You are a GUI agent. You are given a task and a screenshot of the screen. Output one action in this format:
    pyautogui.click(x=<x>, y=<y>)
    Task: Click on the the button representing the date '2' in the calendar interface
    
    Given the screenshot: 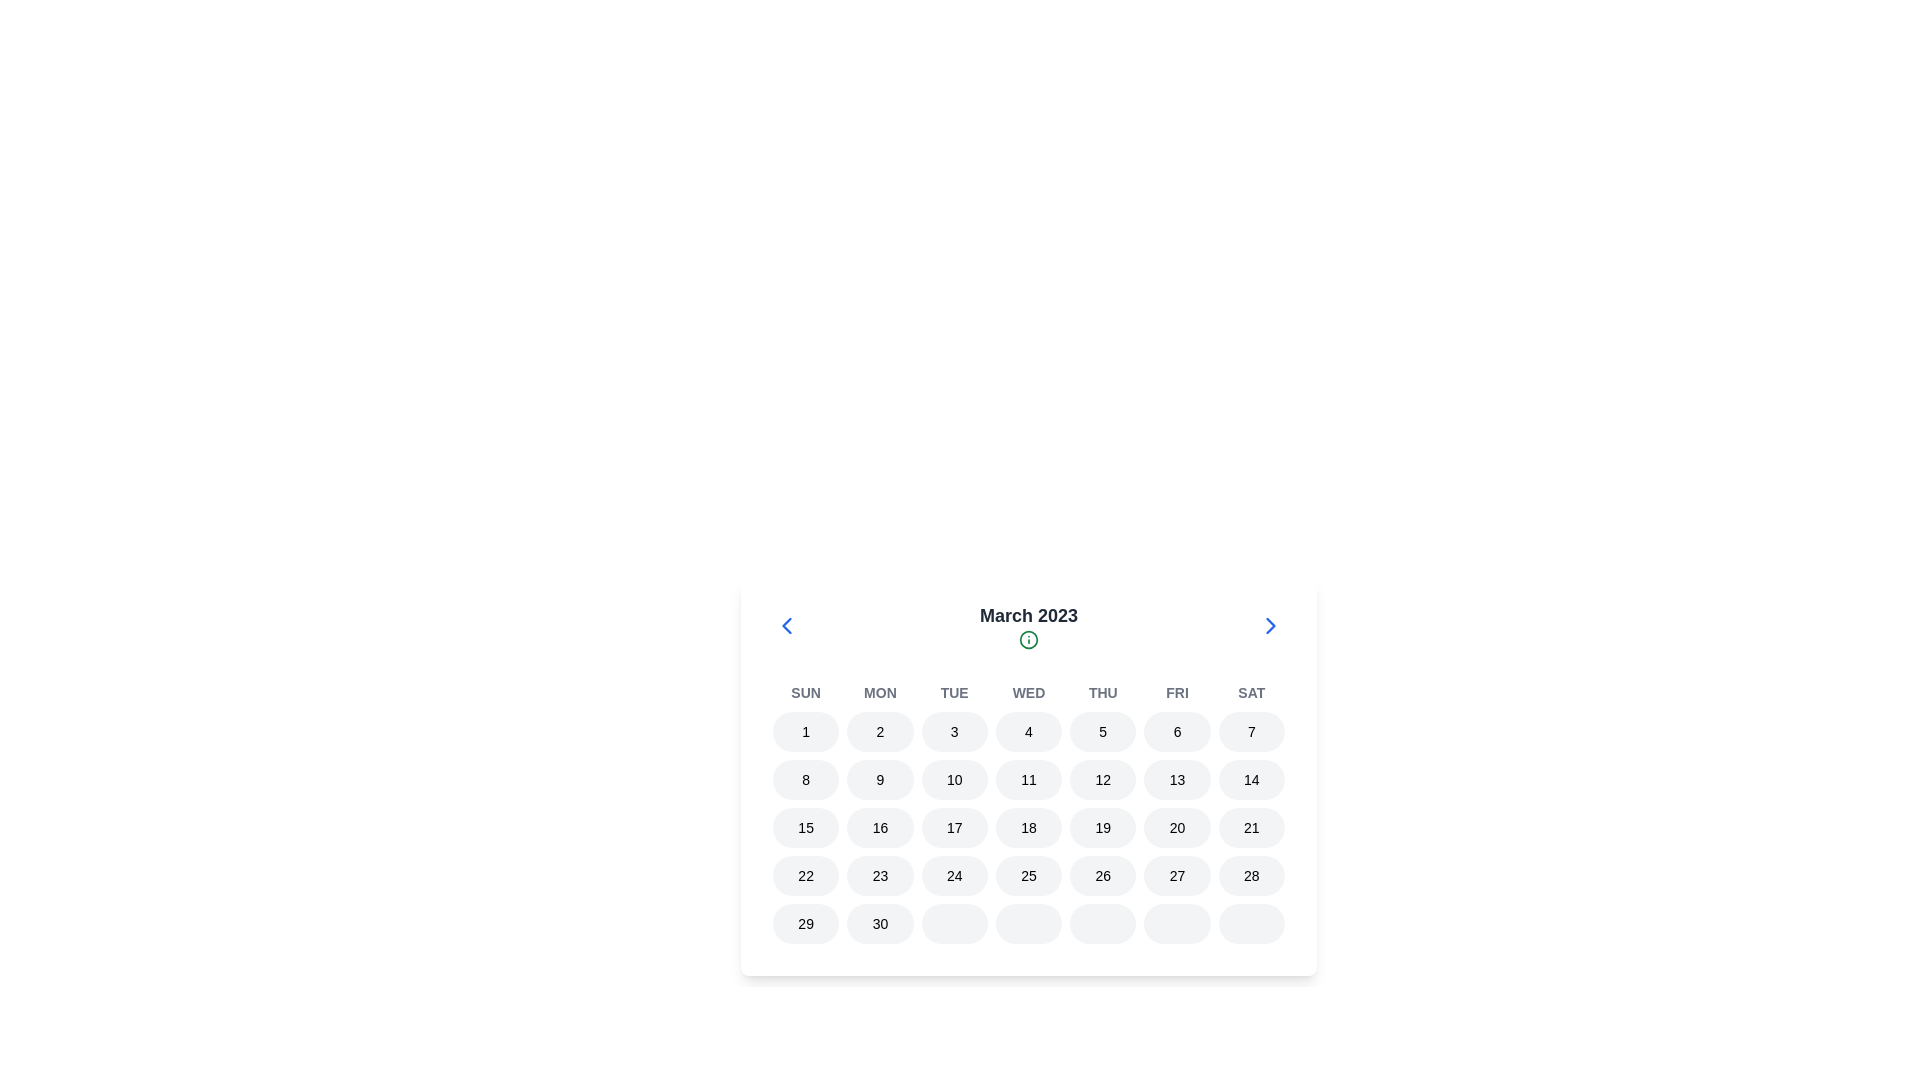 What is the action you would take?
    pyautogui.click(x=880, y=732)
    